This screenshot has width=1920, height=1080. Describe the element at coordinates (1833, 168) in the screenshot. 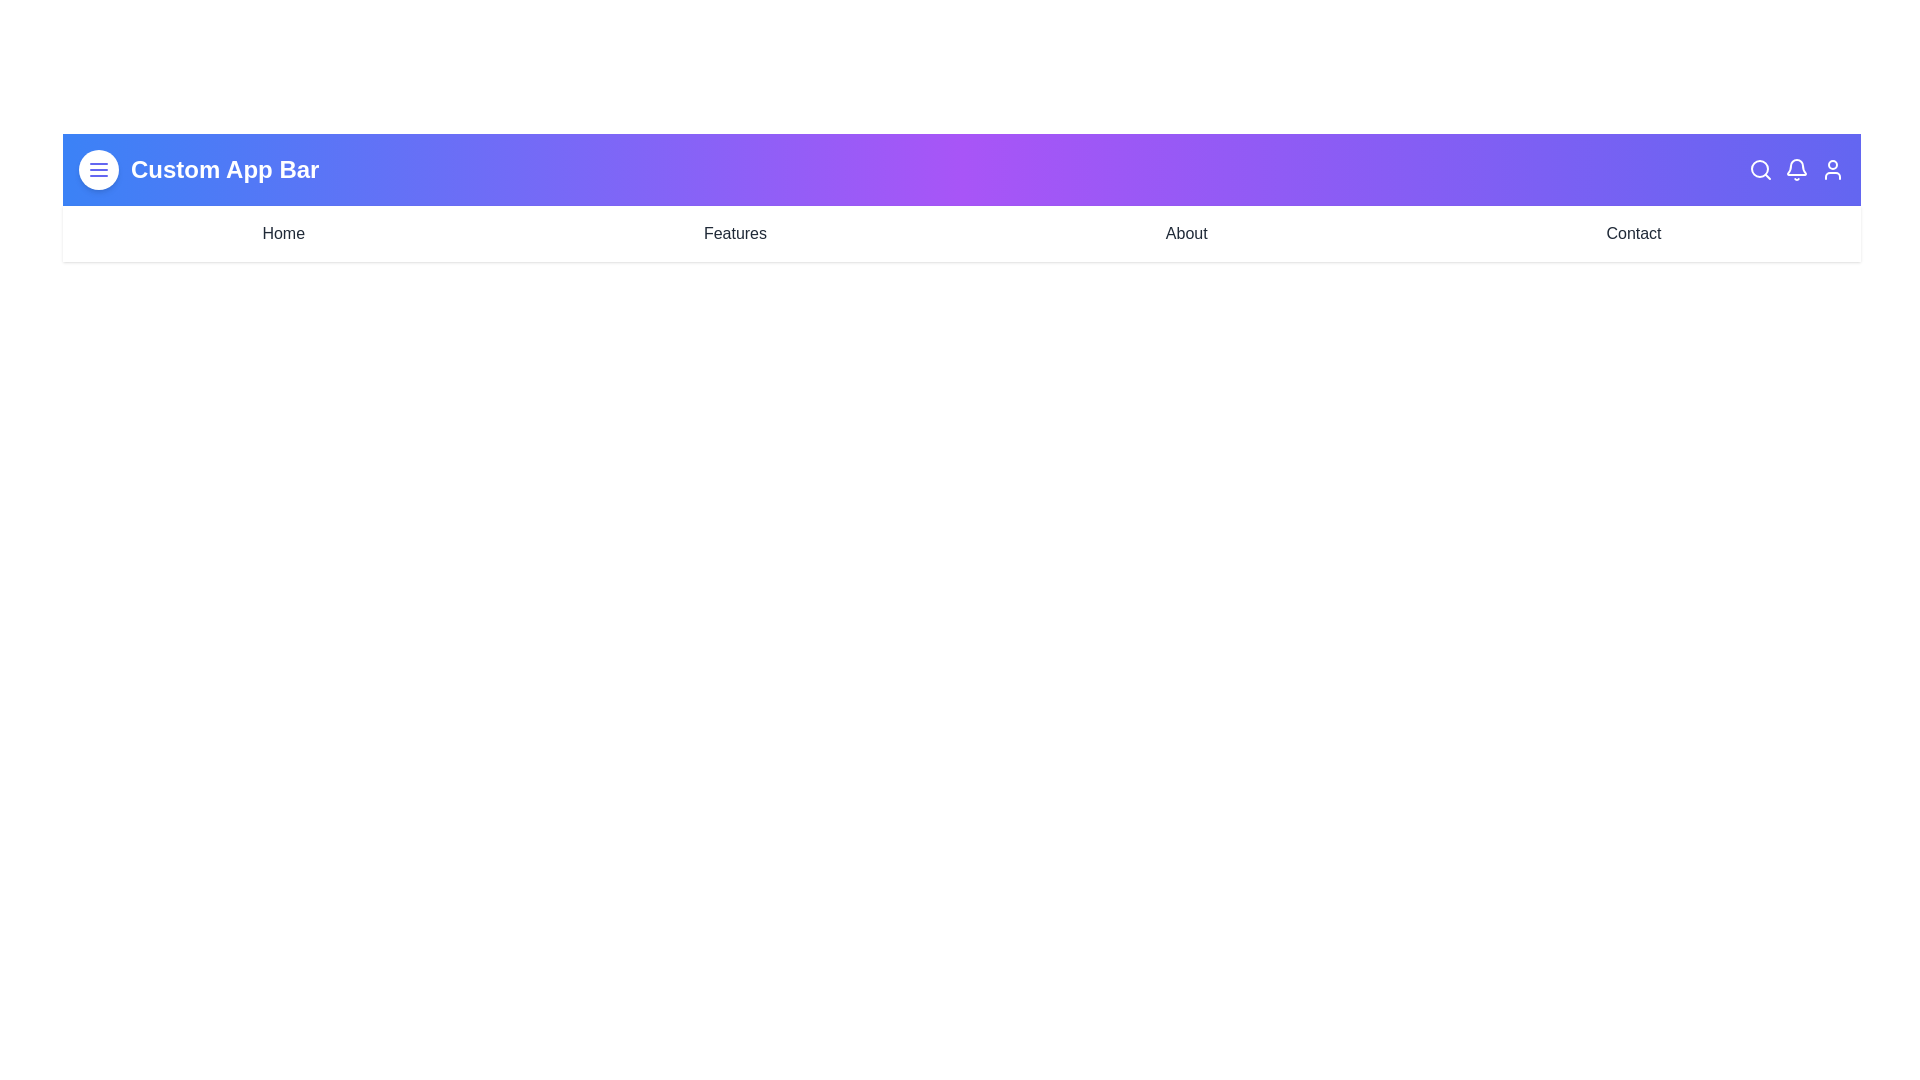

I see `the user_icon to observe visual changes` at that location.